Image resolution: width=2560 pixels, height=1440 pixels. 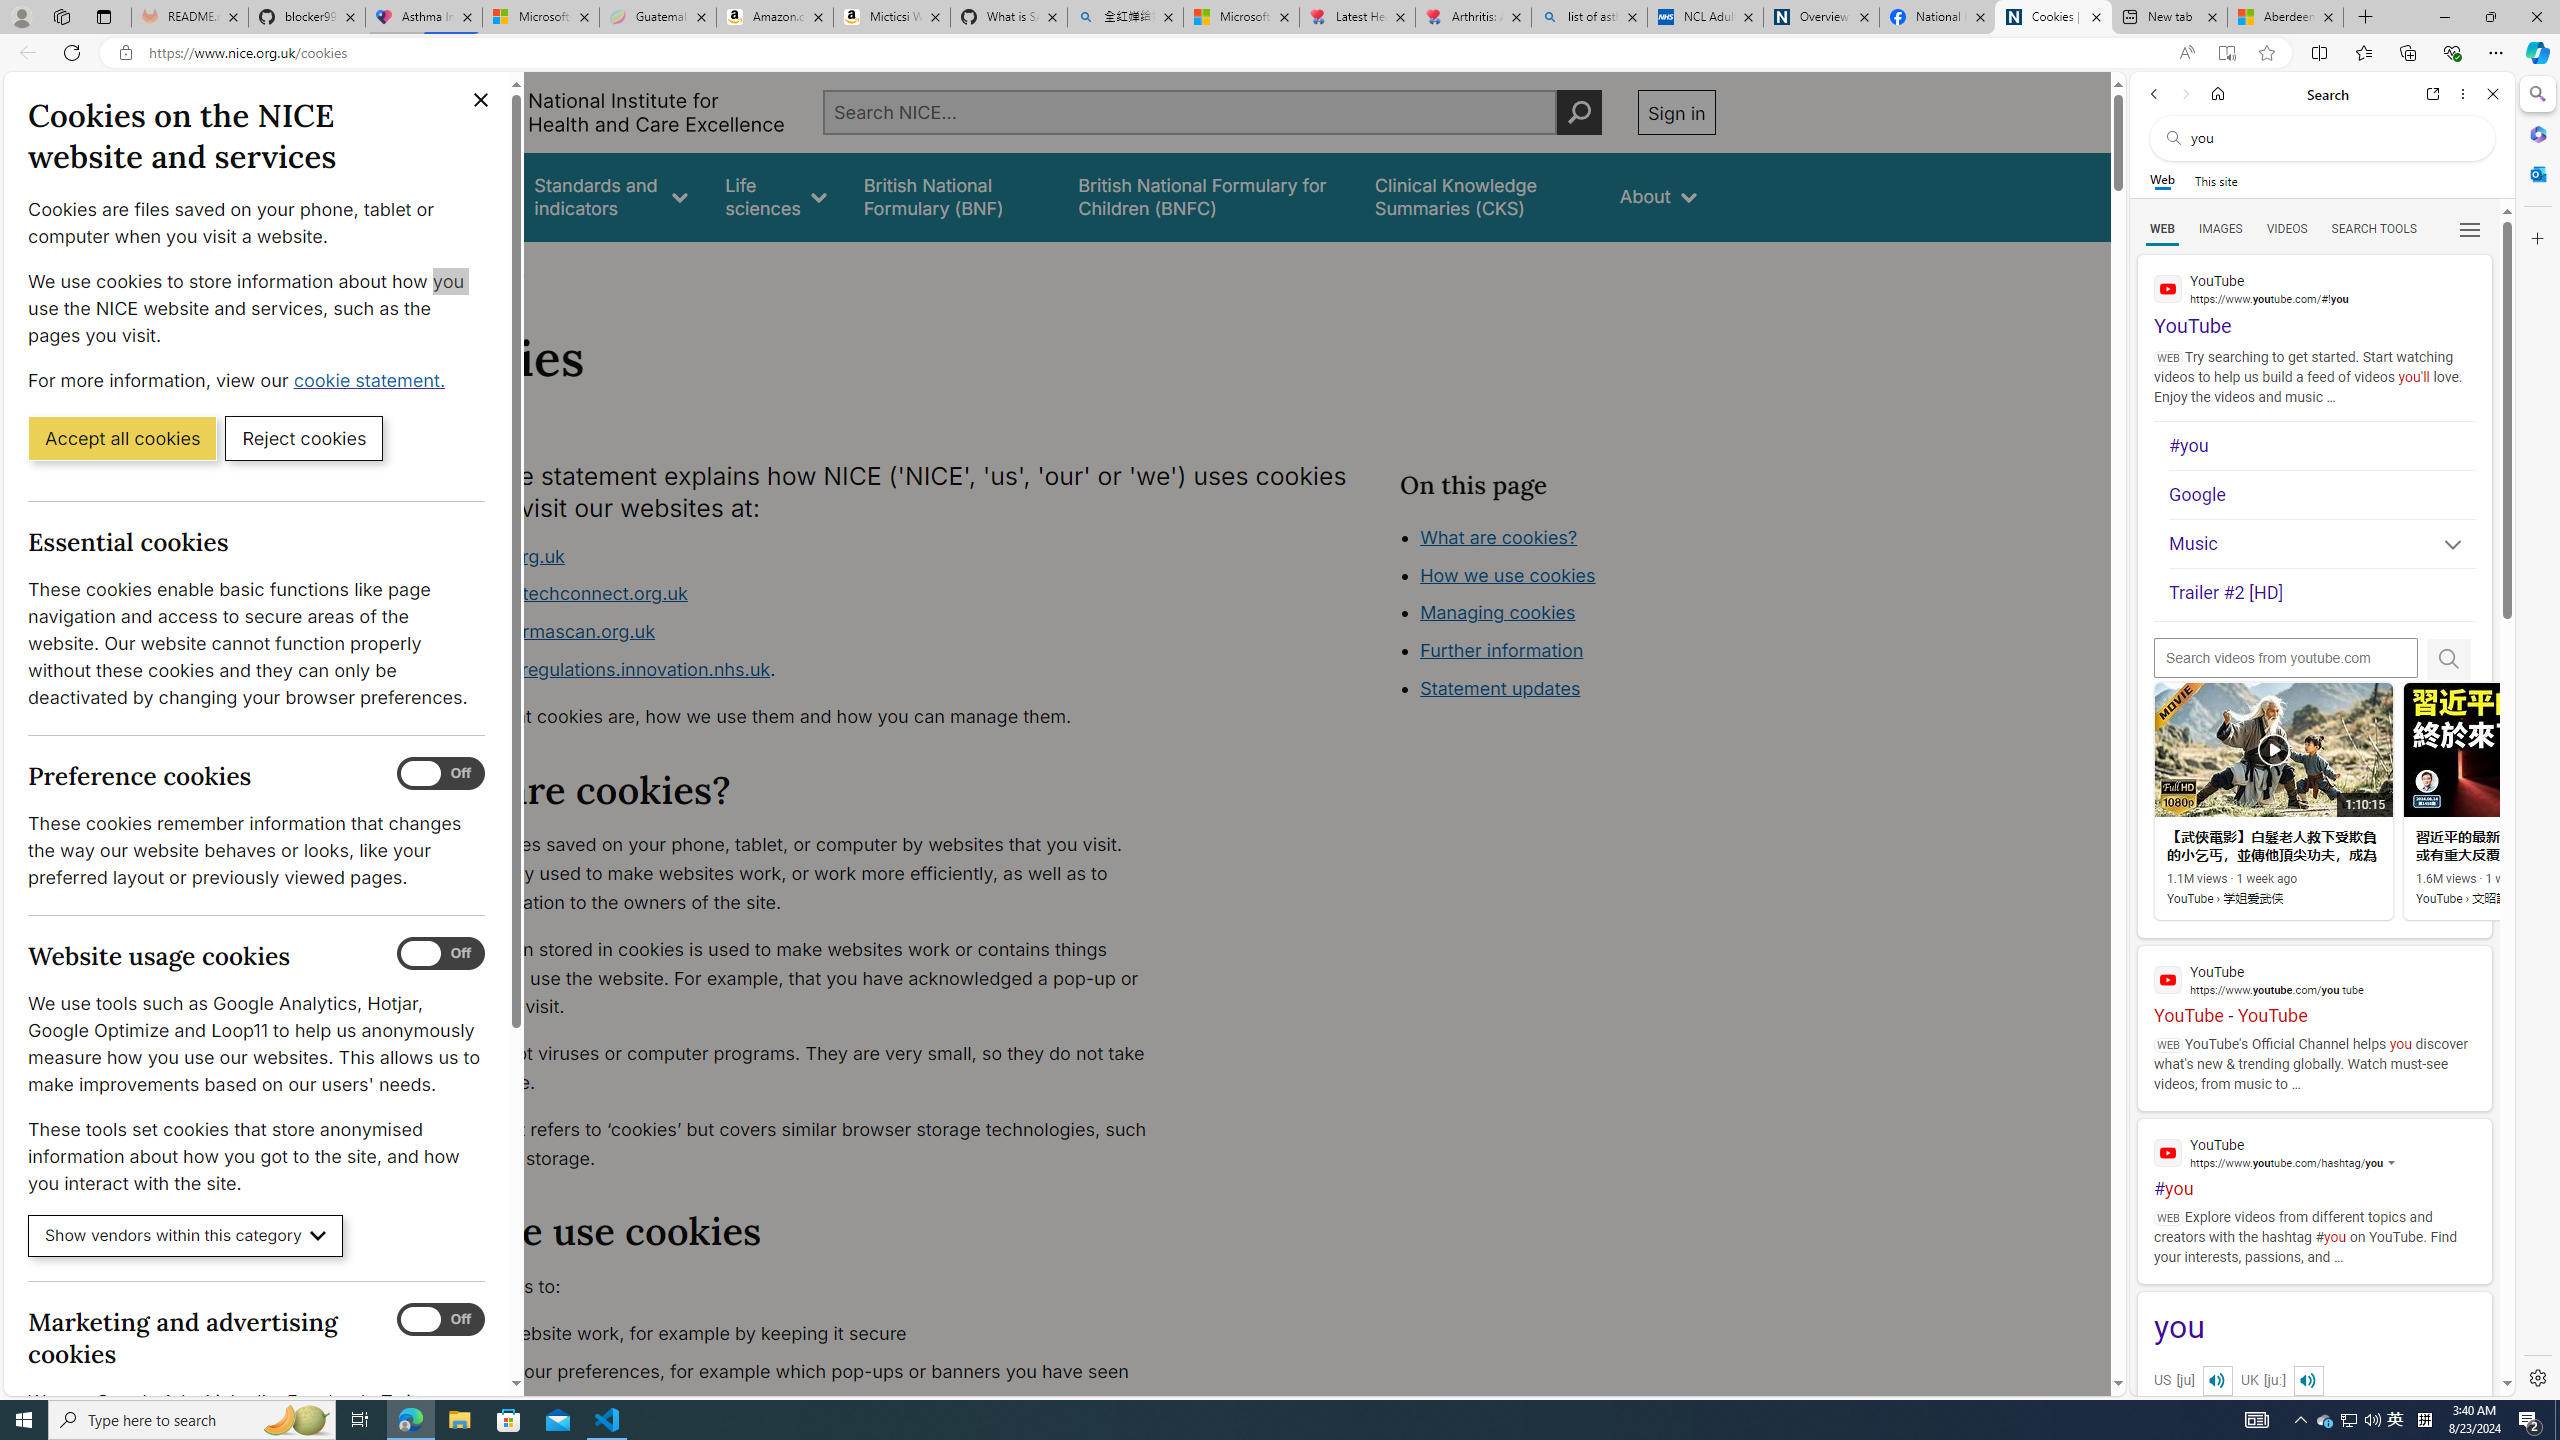 I want to click on 'Class: in-page-nav__list', so click(x=1556, y=614).